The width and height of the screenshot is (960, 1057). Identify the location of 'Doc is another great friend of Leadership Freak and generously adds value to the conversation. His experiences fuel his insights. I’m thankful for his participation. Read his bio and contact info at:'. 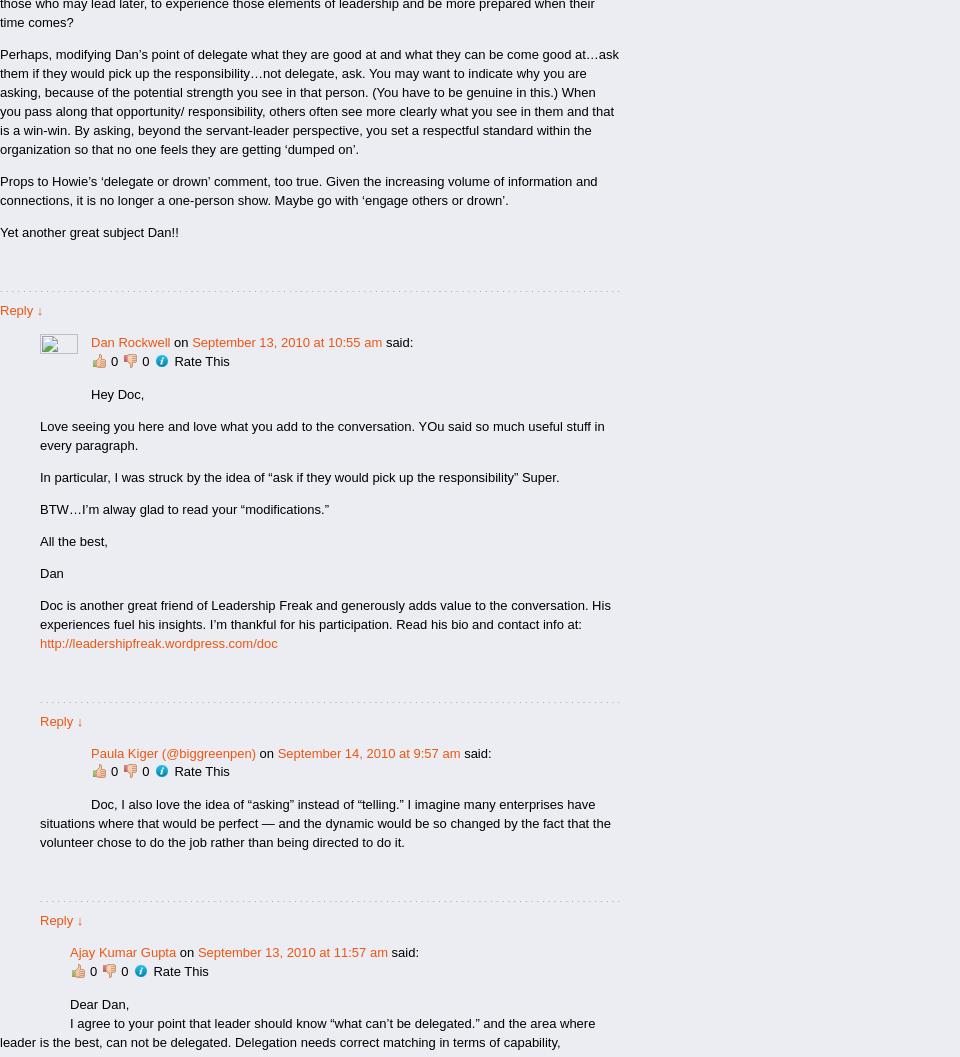
(39, 614).